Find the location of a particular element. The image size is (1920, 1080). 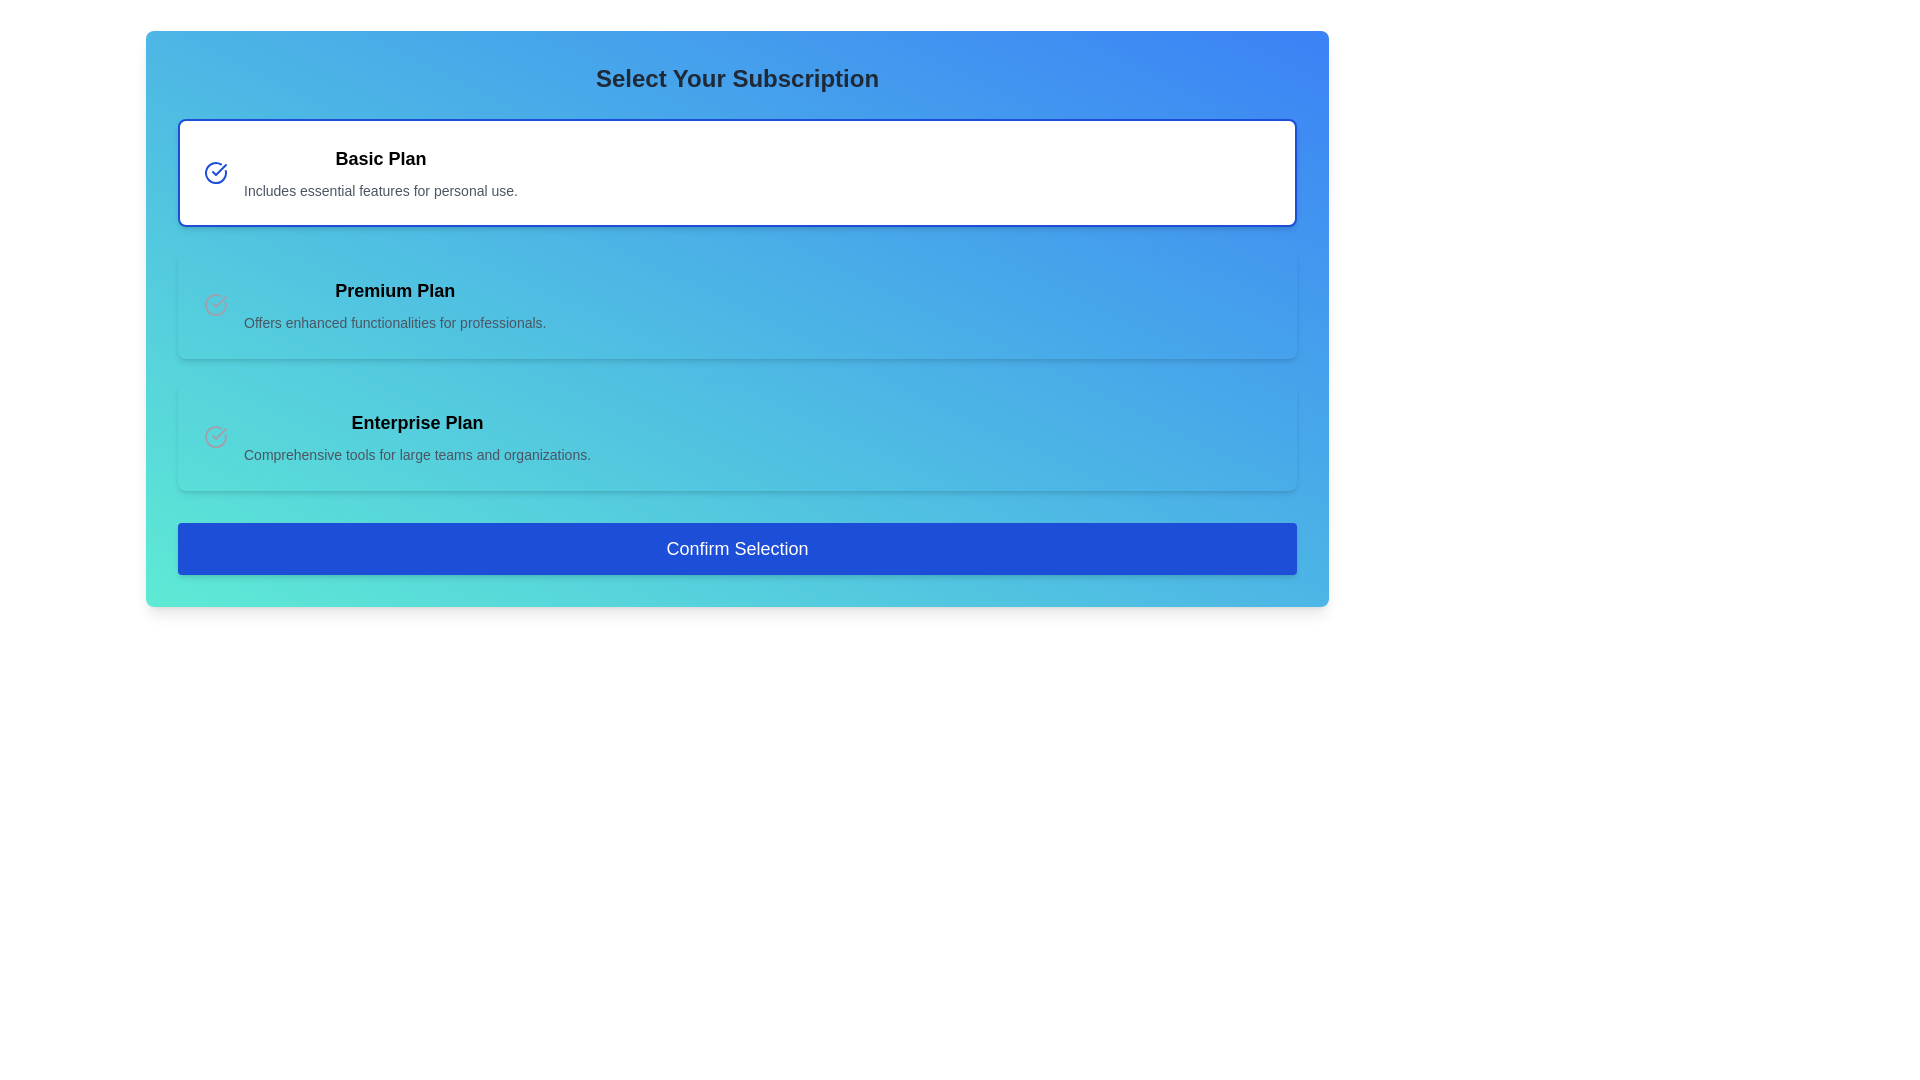

the text element styled in a smaller gray font that reads 'Comprehensive tools for large teams and organizations.', positioned directly below the 'Enterprise Plan' header is located at coordinates (416, 455).